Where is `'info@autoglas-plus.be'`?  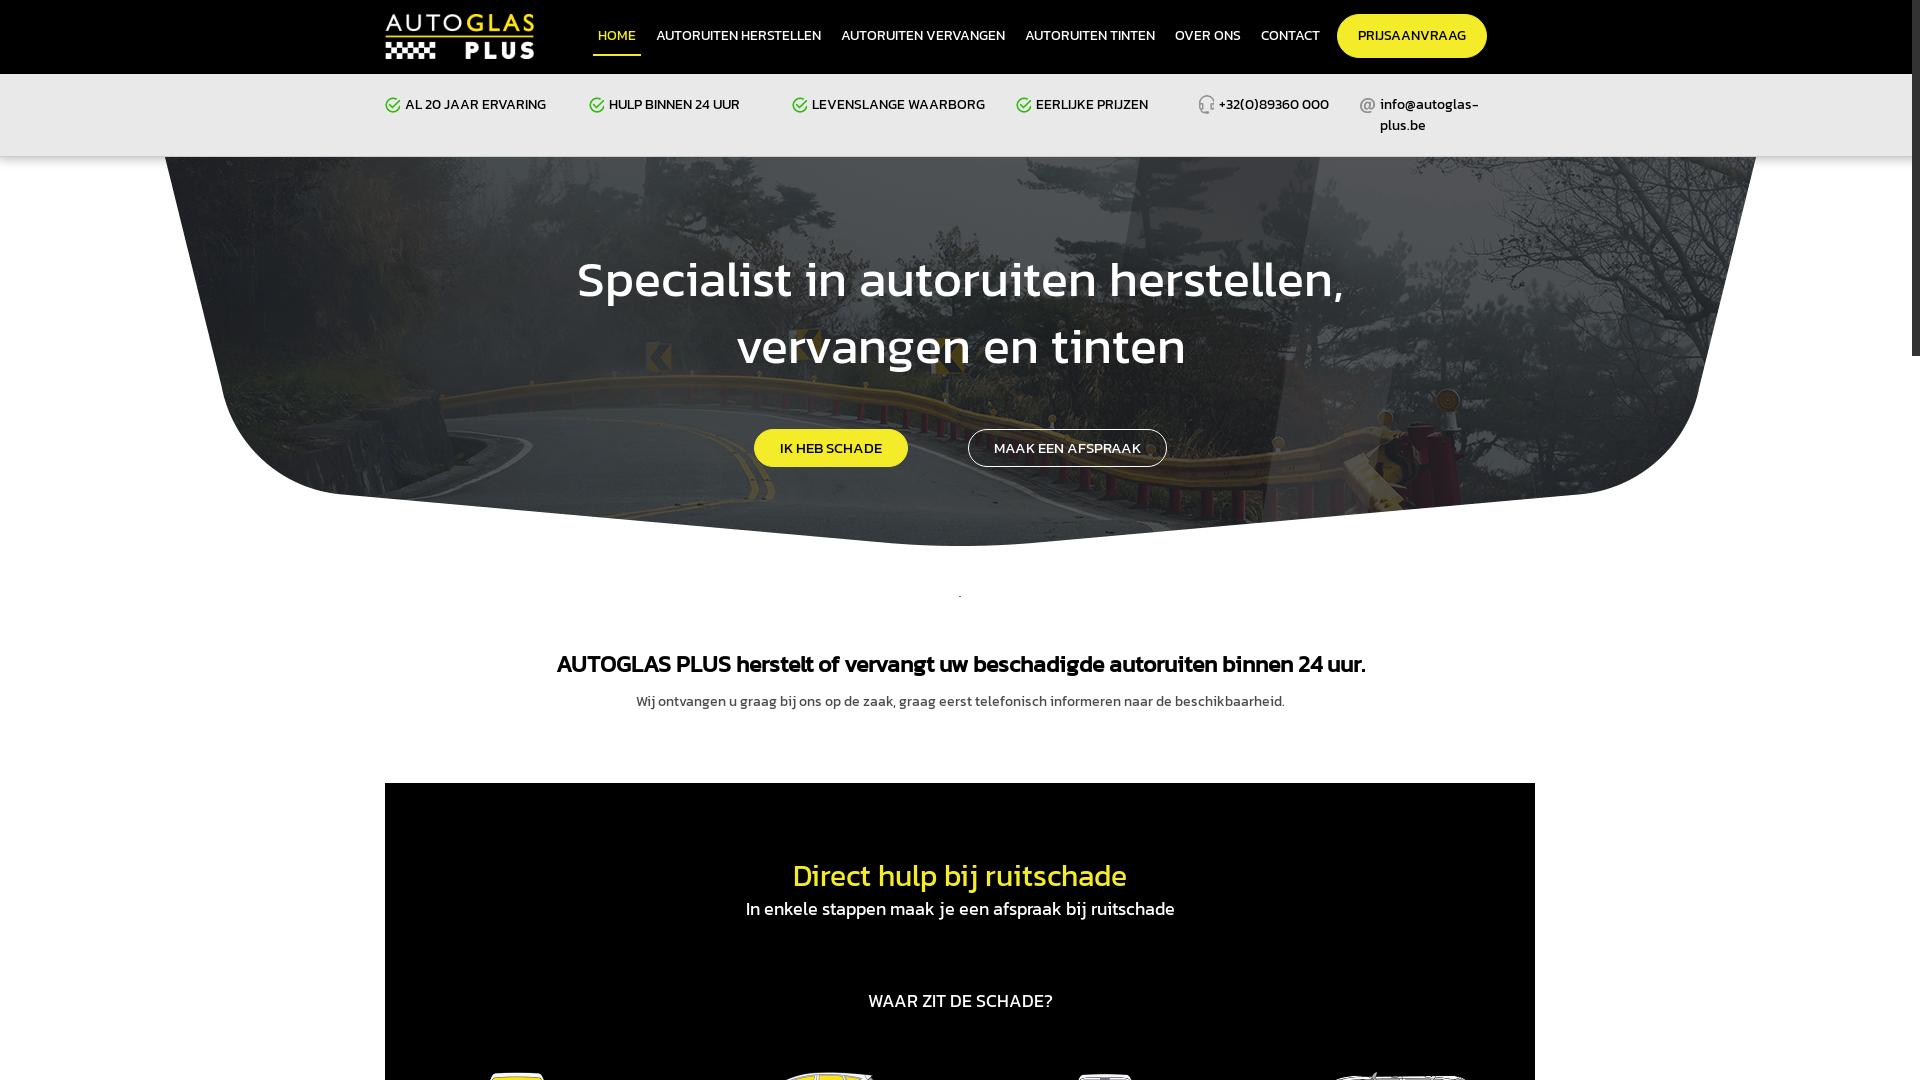 'info@autoglas-plus.be' is located at coordinates (1428, 115).